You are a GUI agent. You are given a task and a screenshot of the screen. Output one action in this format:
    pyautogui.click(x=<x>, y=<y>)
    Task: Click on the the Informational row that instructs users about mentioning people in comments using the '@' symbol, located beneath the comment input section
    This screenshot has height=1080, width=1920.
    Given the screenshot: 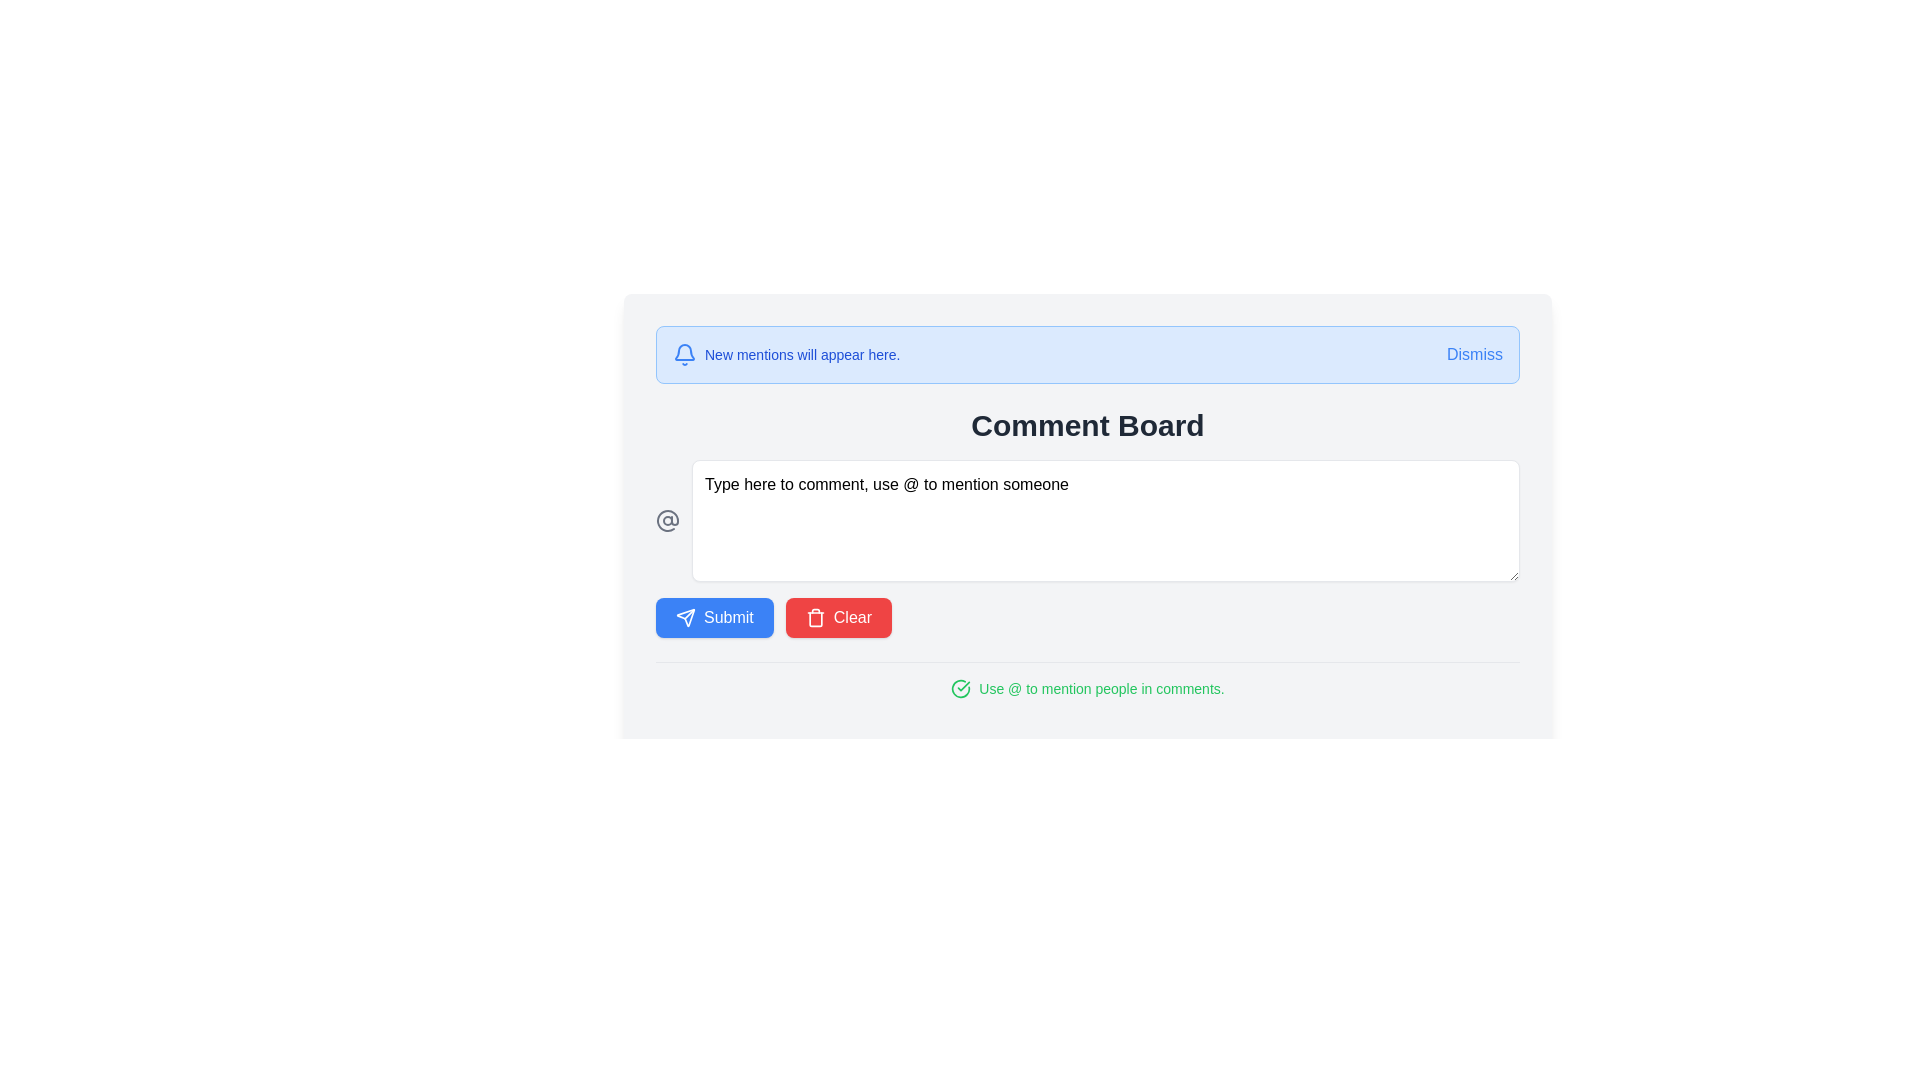 What is the action you would take?
    pyautogui.click(x=1087, y=688)
    